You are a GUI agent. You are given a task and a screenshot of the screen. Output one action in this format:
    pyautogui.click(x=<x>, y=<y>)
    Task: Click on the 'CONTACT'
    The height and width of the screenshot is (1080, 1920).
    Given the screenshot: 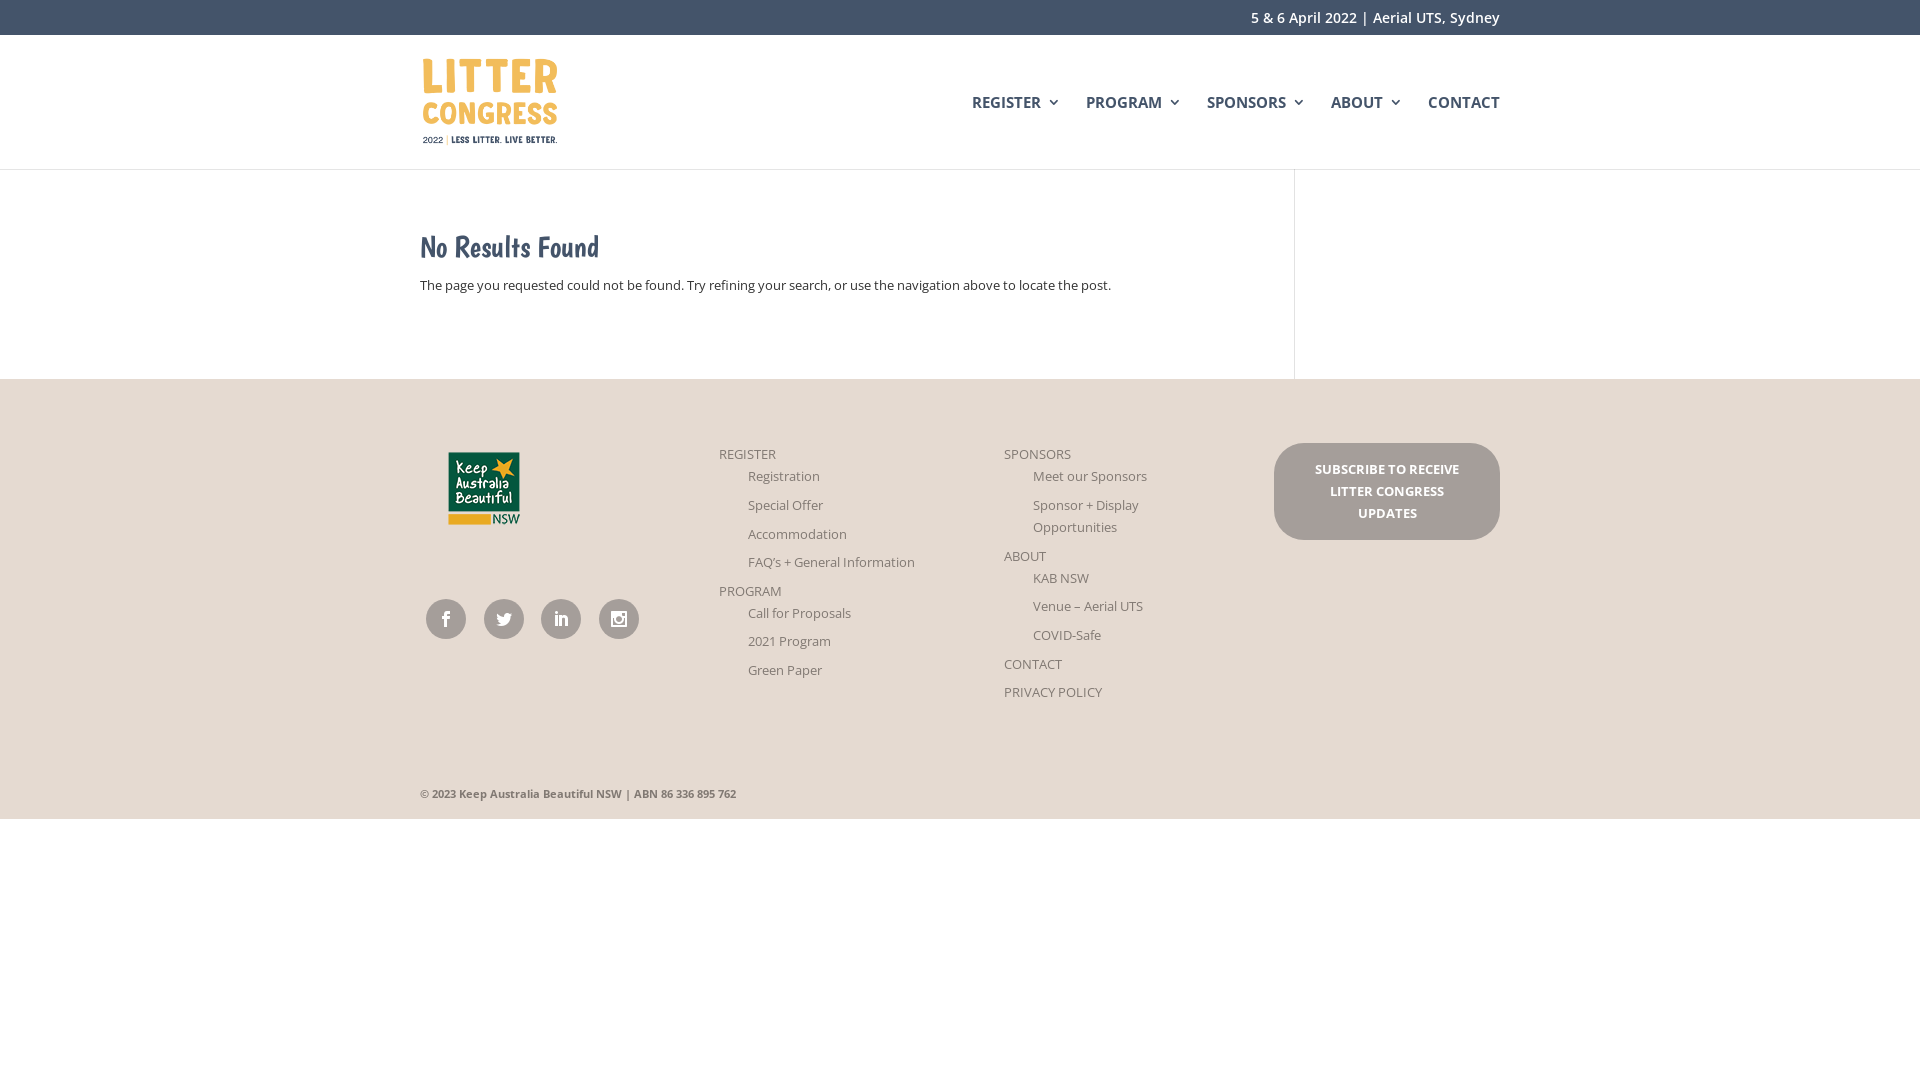 What is the action you would take?
    pyautogui.click(x=1464, y=131)
    